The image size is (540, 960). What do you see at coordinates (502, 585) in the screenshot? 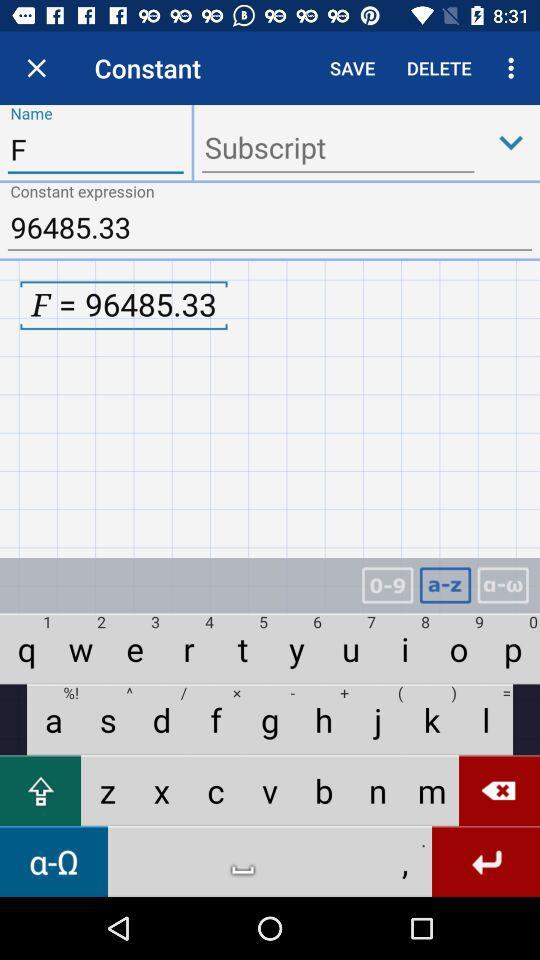
I see `language option` at bounding box center [502, 585].